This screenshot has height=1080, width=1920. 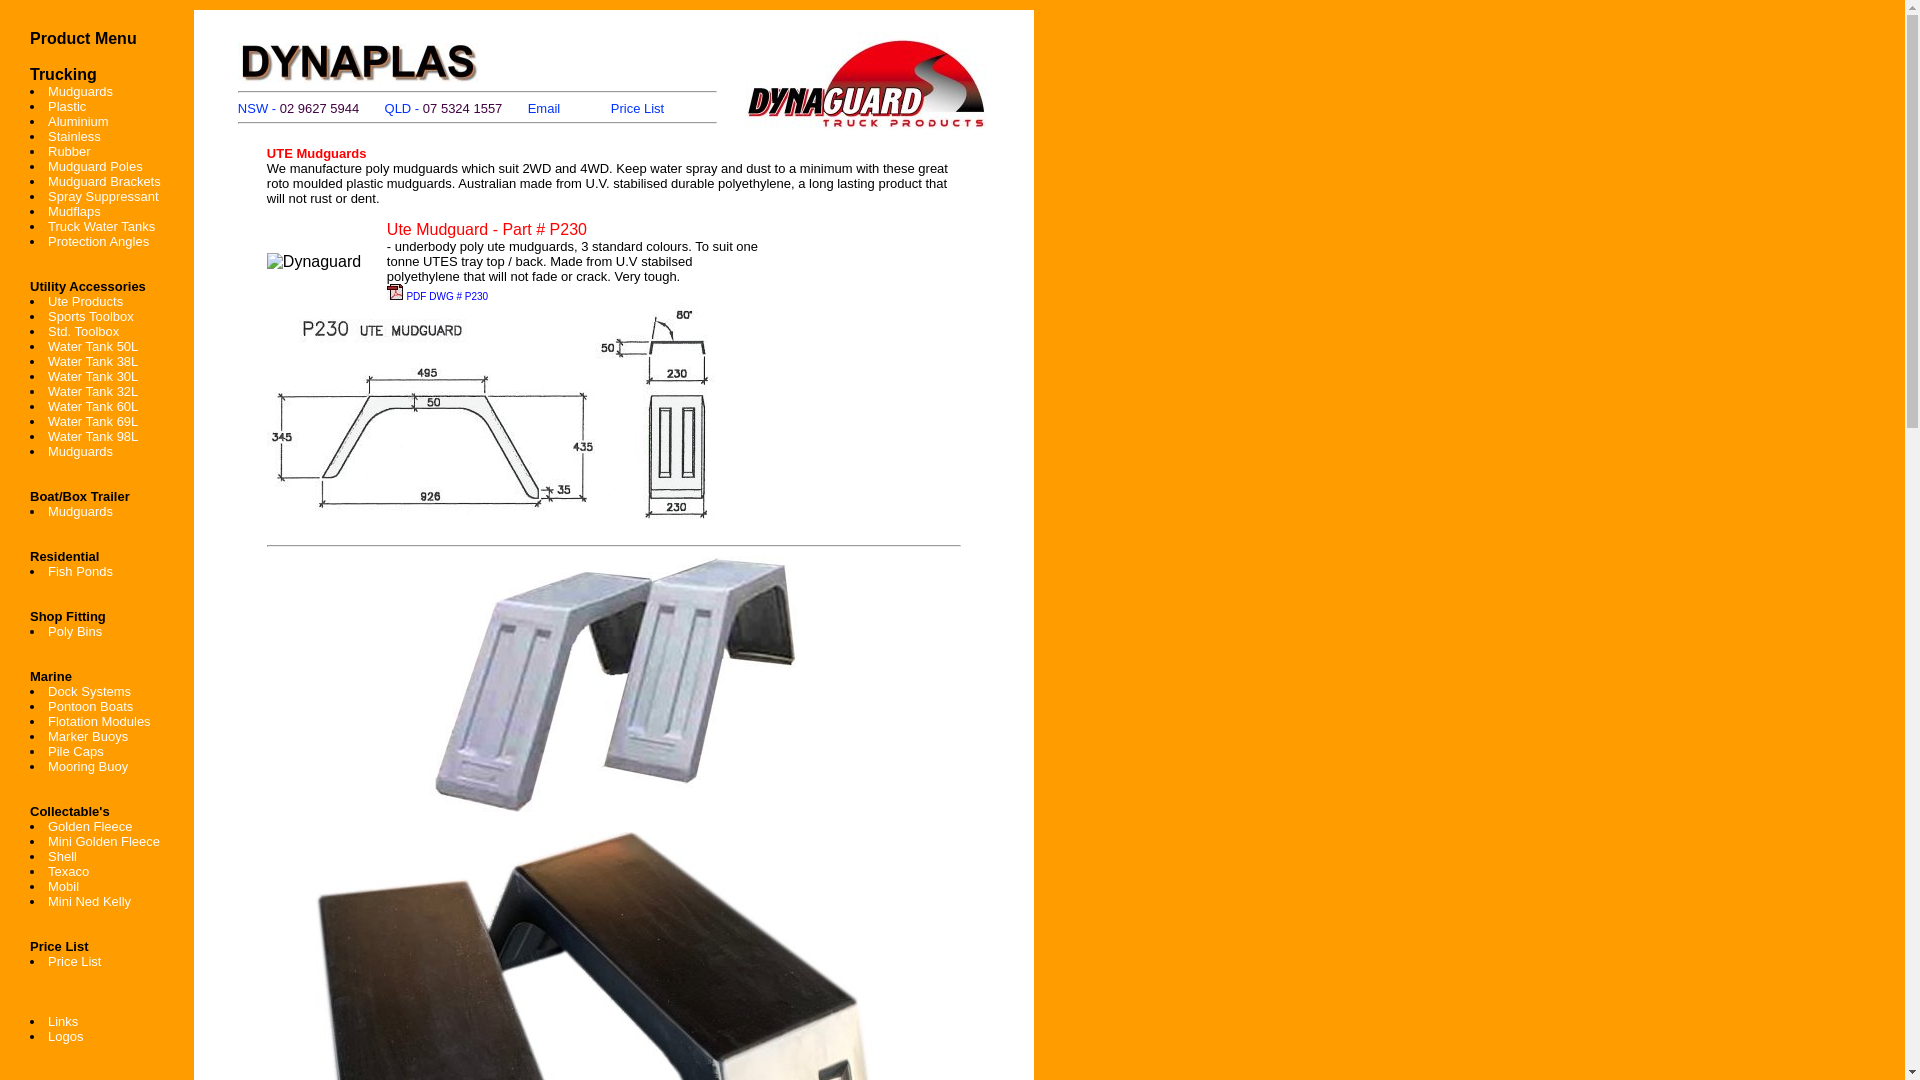 I want to click on 'PDF DWG # P230', so click(x=444, y=295).